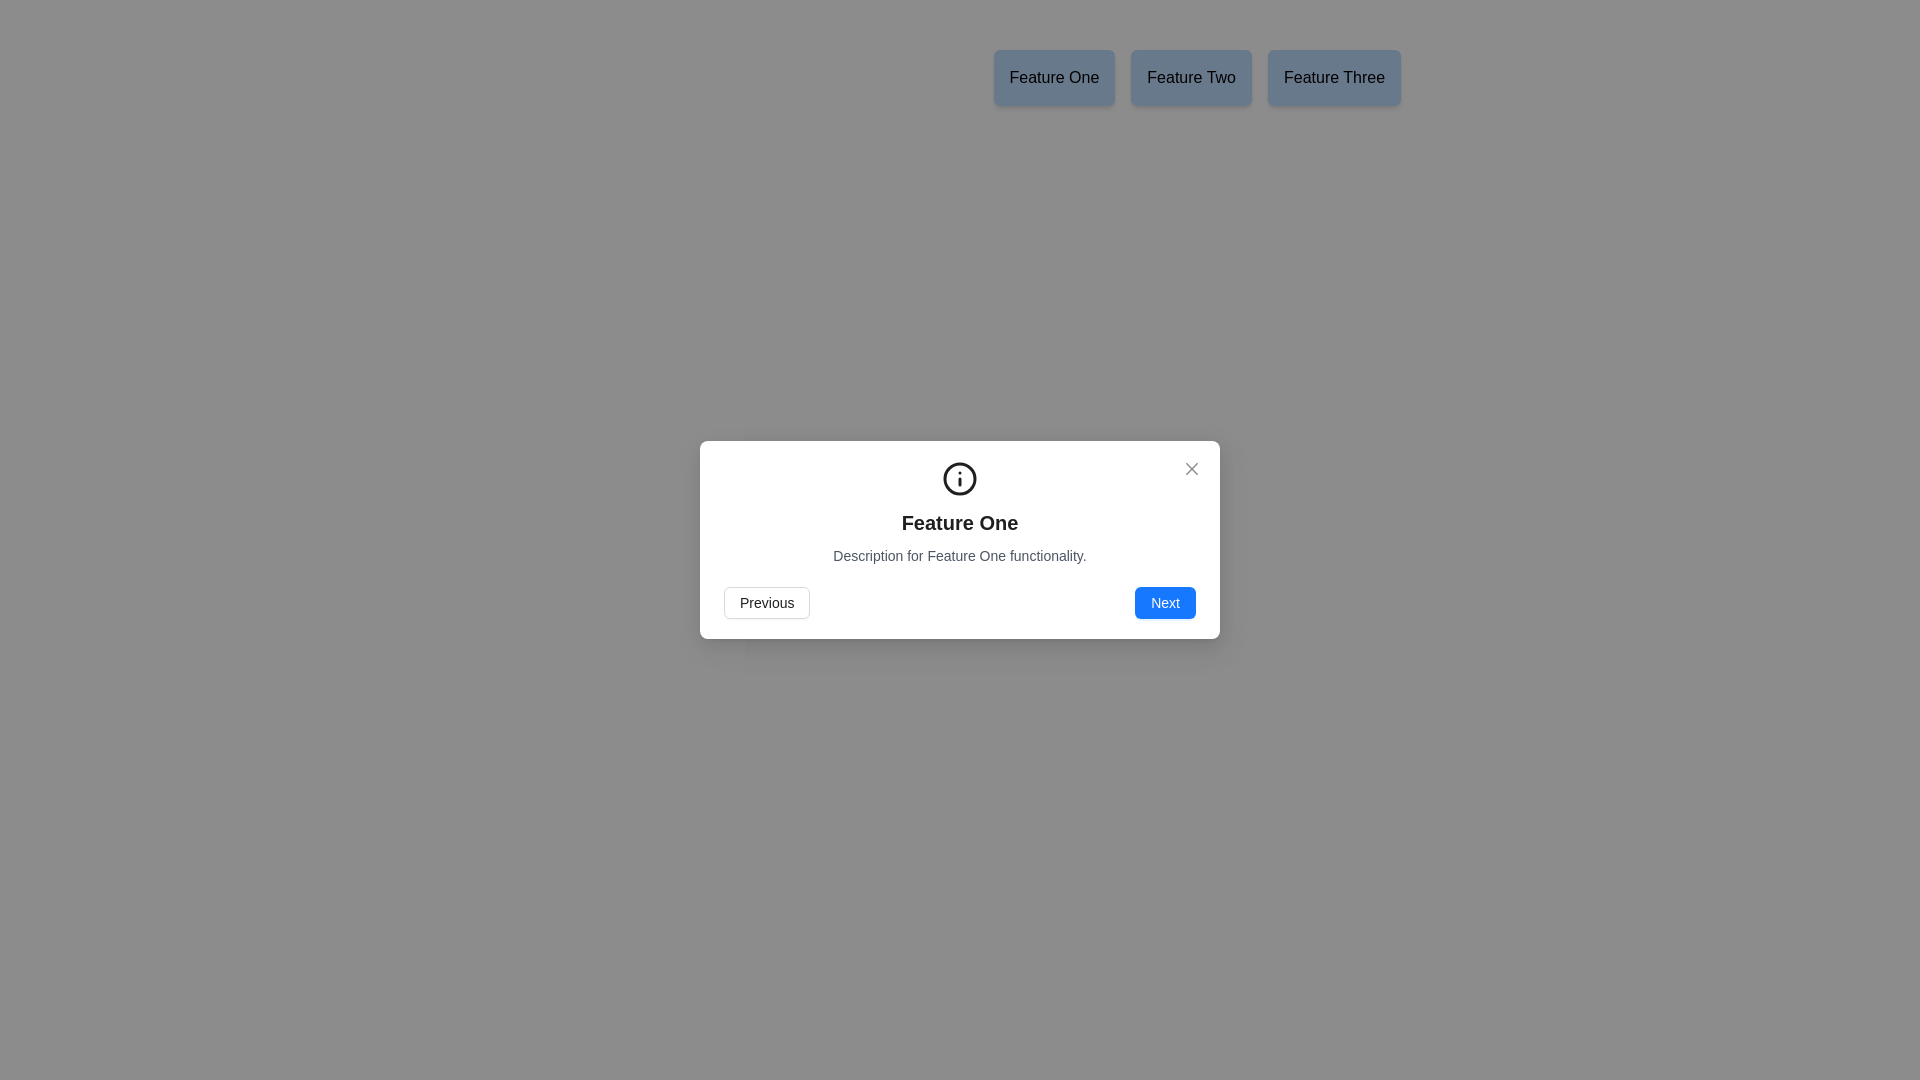 This screenshot has width=1920, height=1080. I want to click on the rectangular button with a blue background labeled 'Feature Two', so click(1191, 76).